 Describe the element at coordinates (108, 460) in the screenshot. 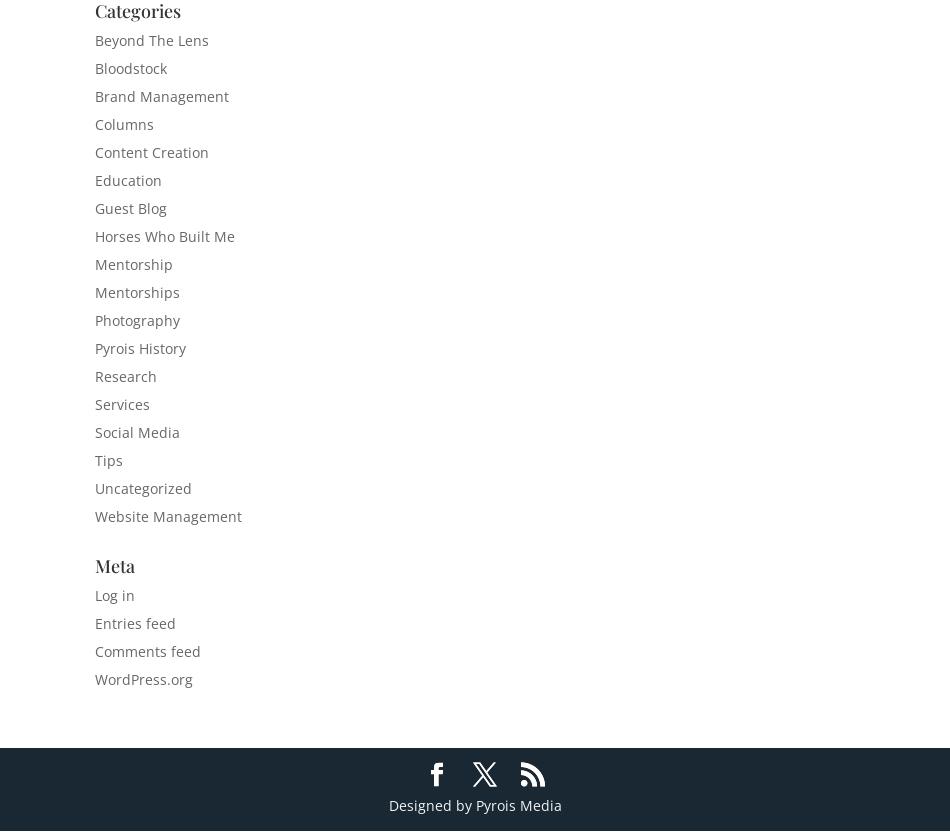

I see `'Tips'` at that location.